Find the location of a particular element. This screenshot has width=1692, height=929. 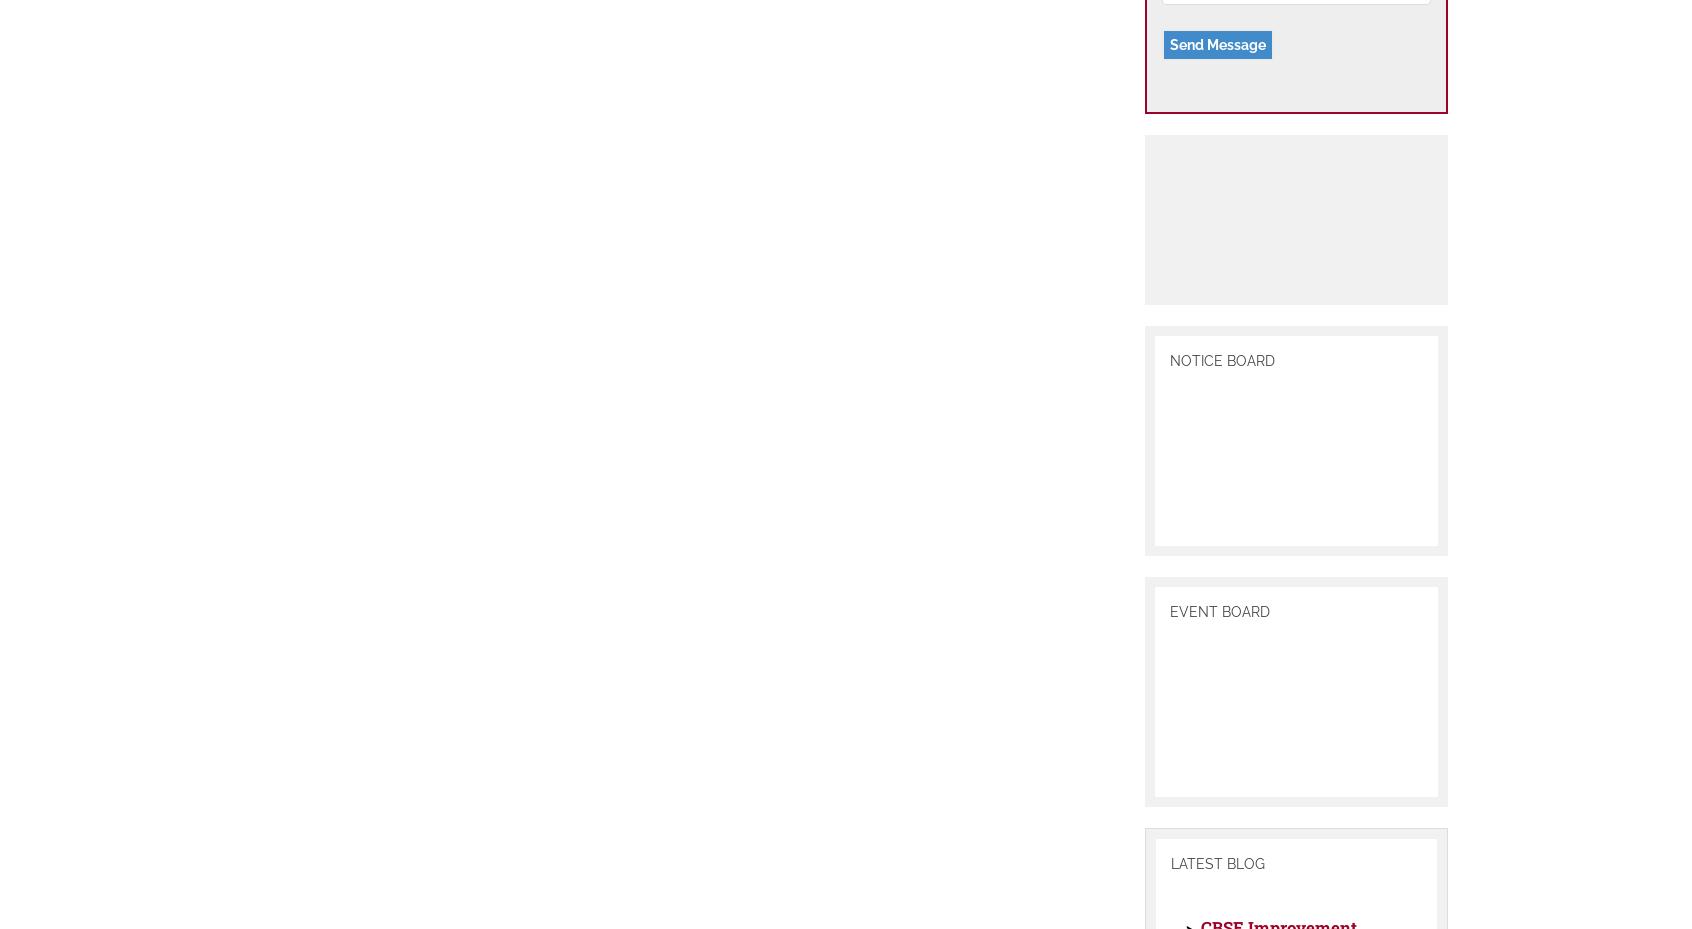

'LATEST BLOG' is located at coordinates (1217, 863).